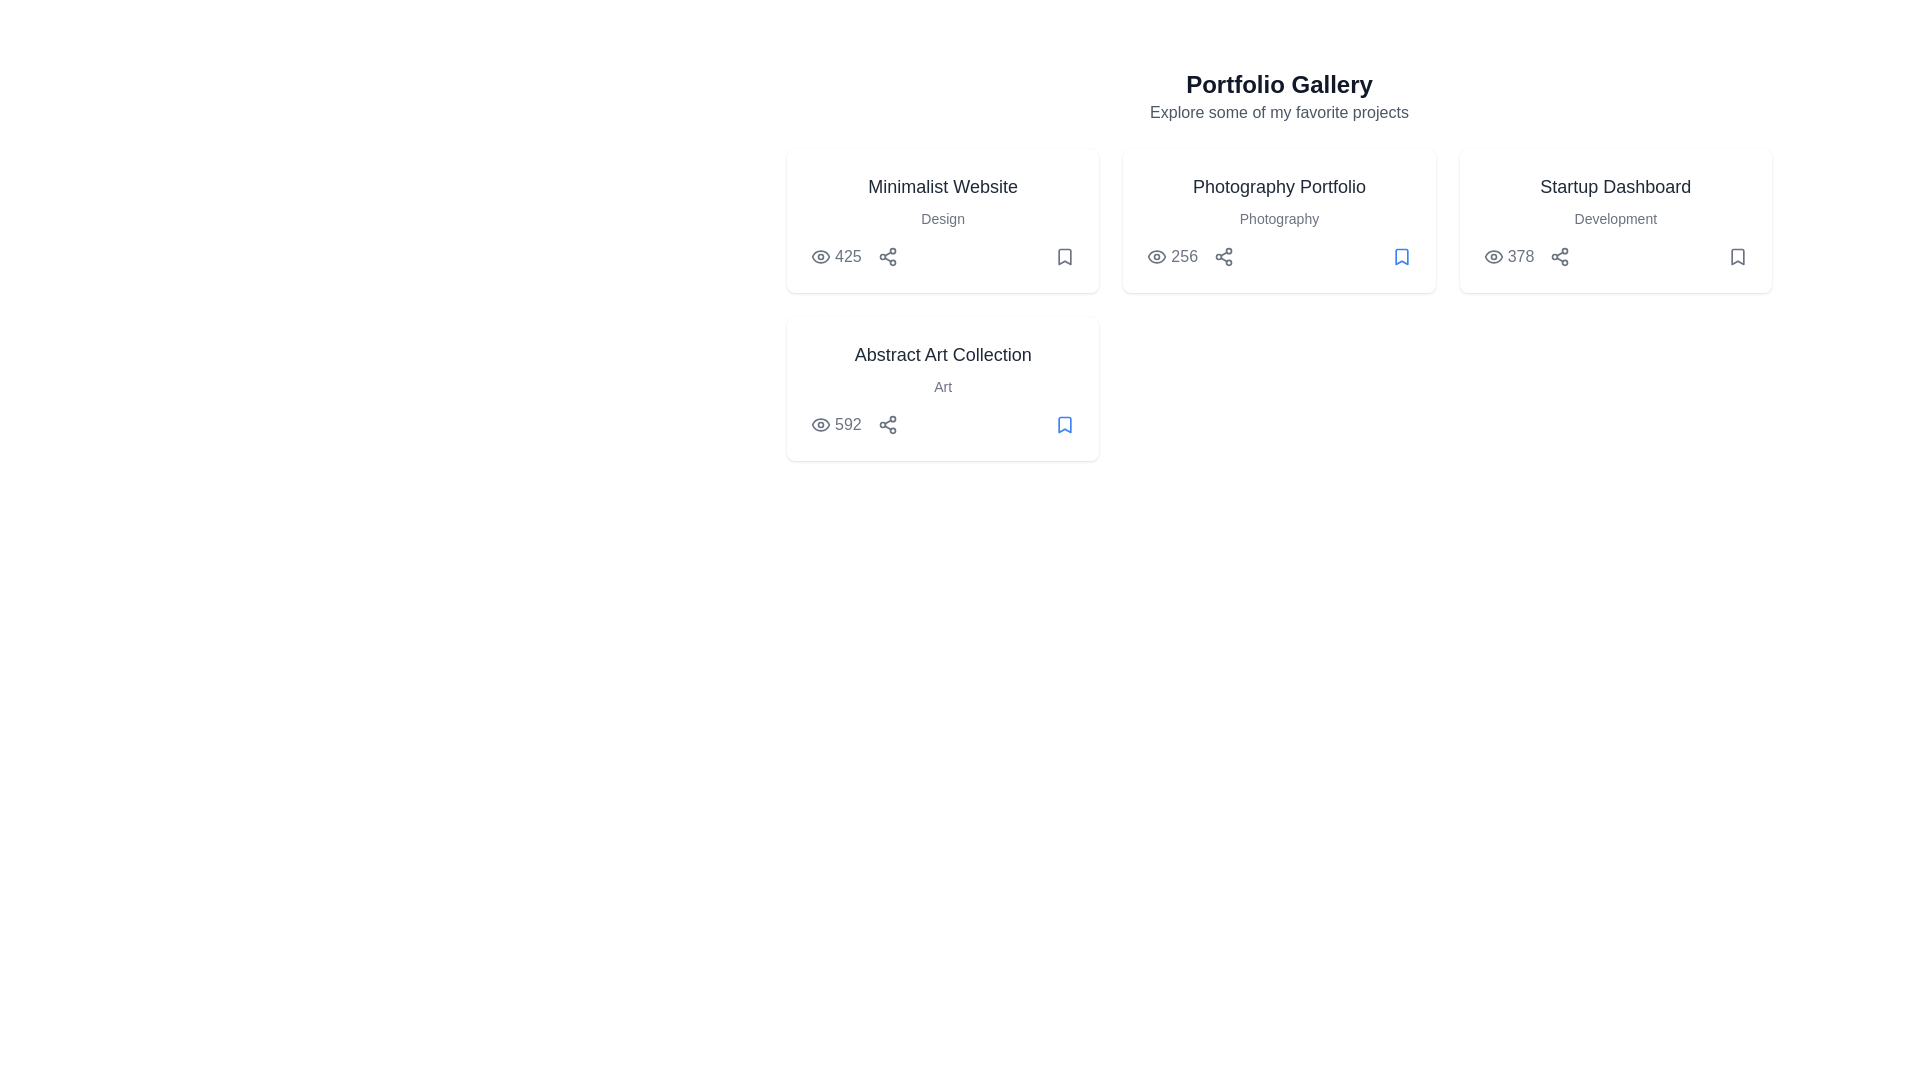 This screenshot has height=1080, width=1920. I want to click on the text label displaying 'Development' located in the card titled 'Startup Dashboard' in the top-right section of the grid interface, so click(1615, 219).